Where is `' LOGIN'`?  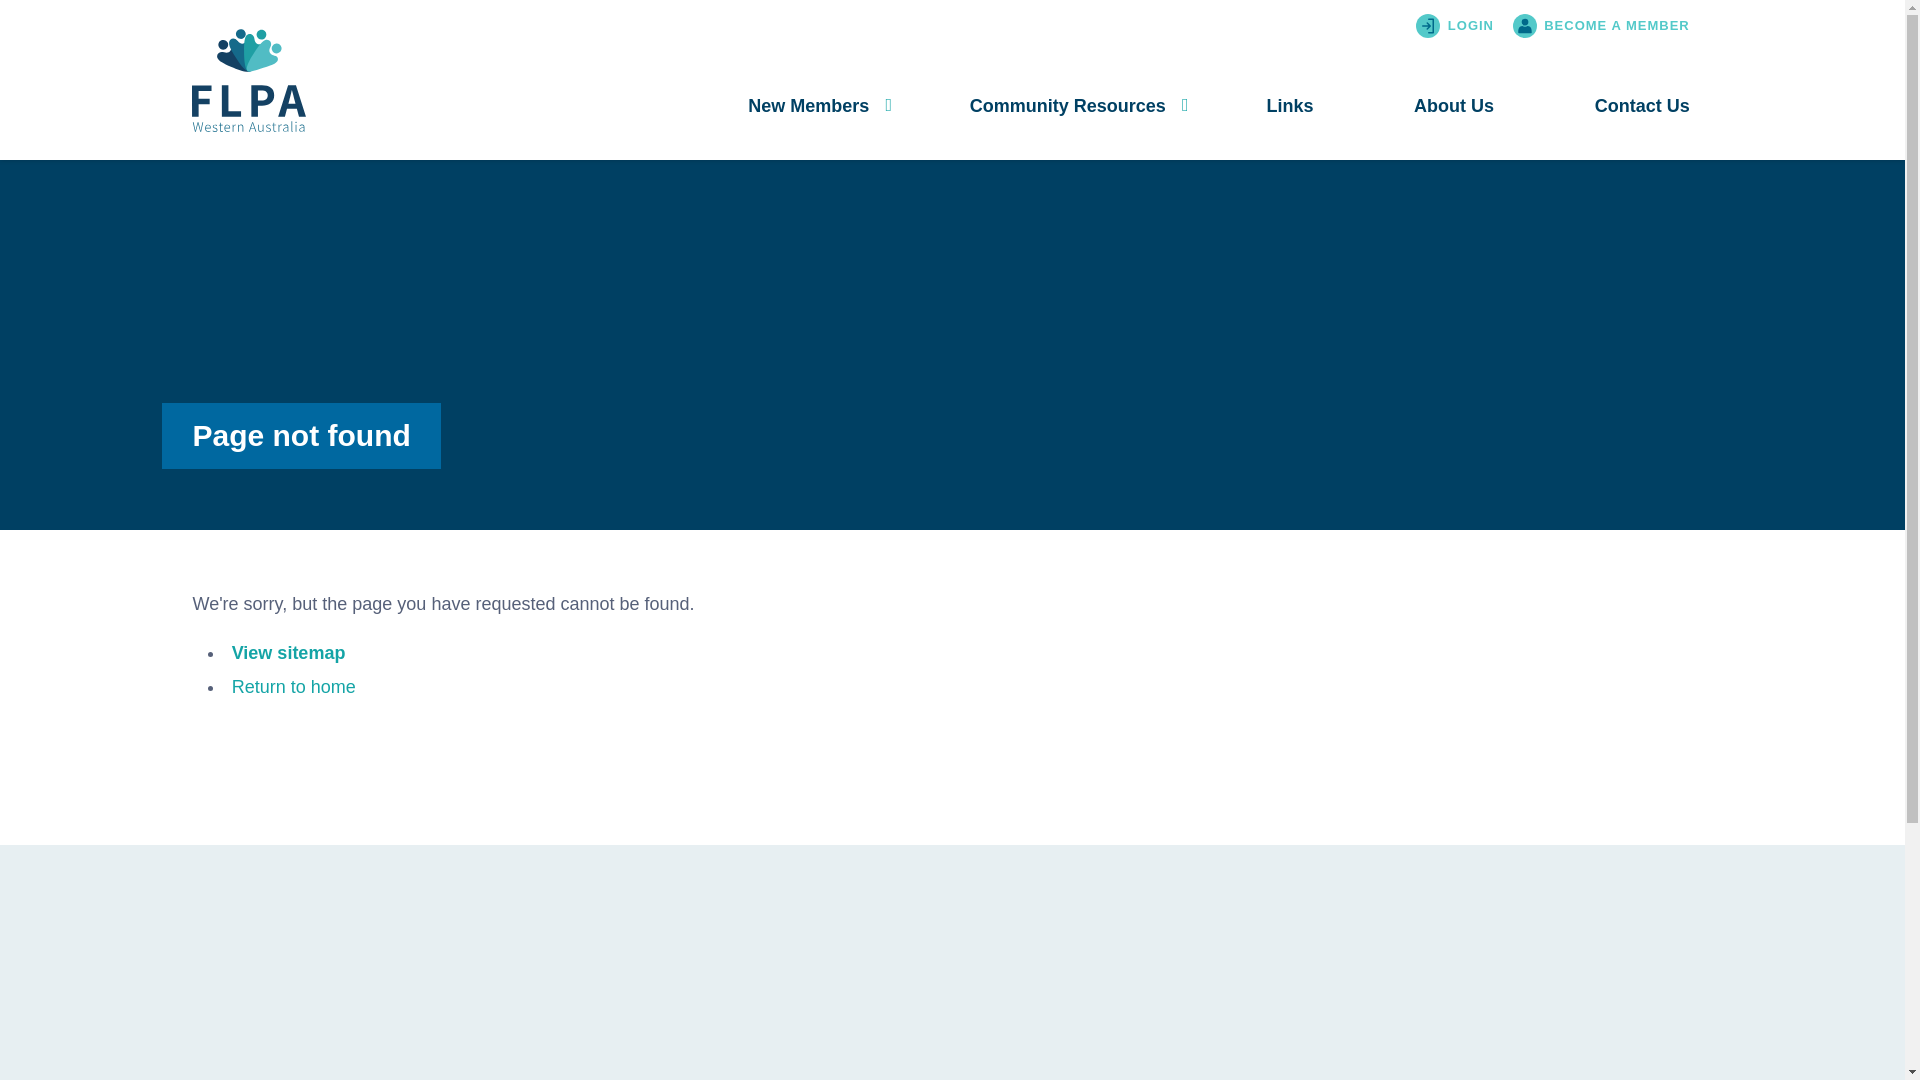 ' LOGIN' is located at coordinates (1473, 26).